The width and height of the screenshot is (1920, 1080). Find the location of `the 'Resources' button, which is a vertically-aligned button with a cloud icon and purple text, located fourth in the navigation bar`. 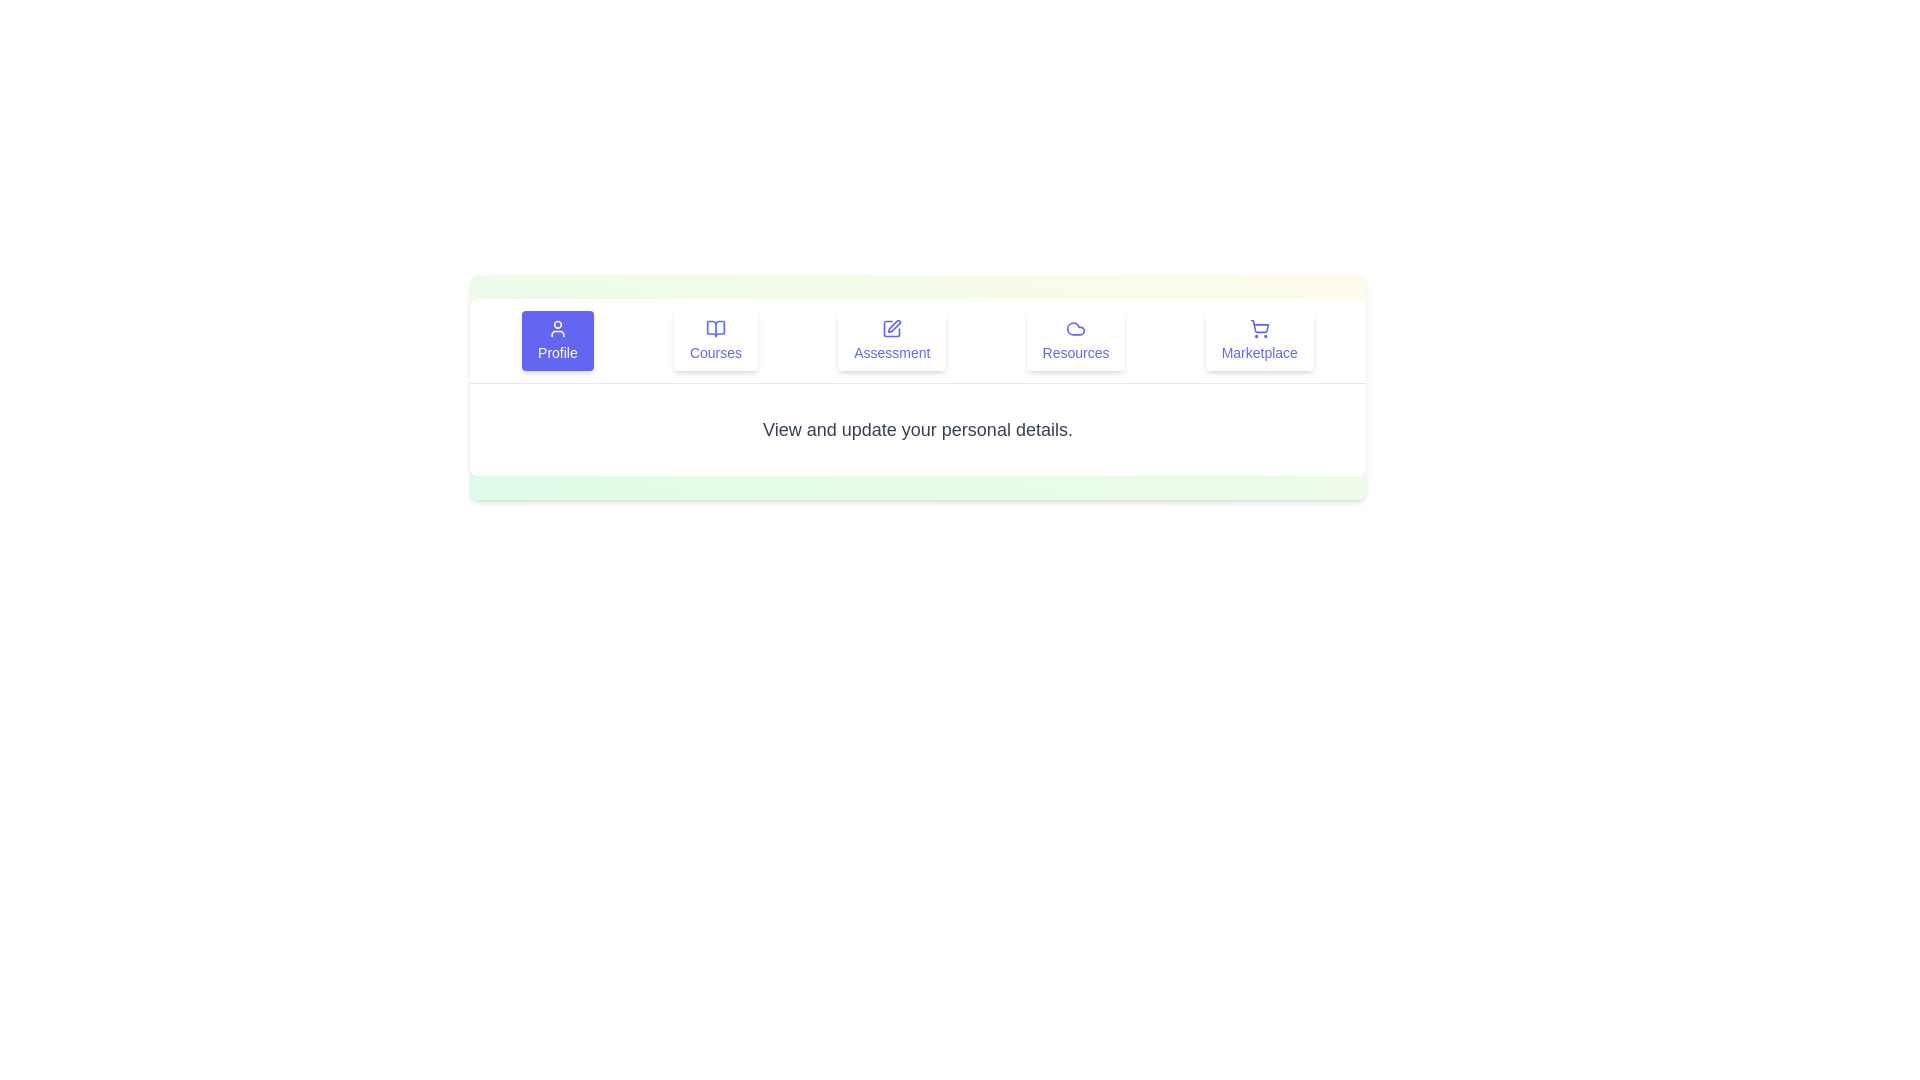

the 'Resources' button, which is a vertically-aligned button with a cloud icon and purple text, located fourth in the navigation bar is located at coordinates (1074, 339).